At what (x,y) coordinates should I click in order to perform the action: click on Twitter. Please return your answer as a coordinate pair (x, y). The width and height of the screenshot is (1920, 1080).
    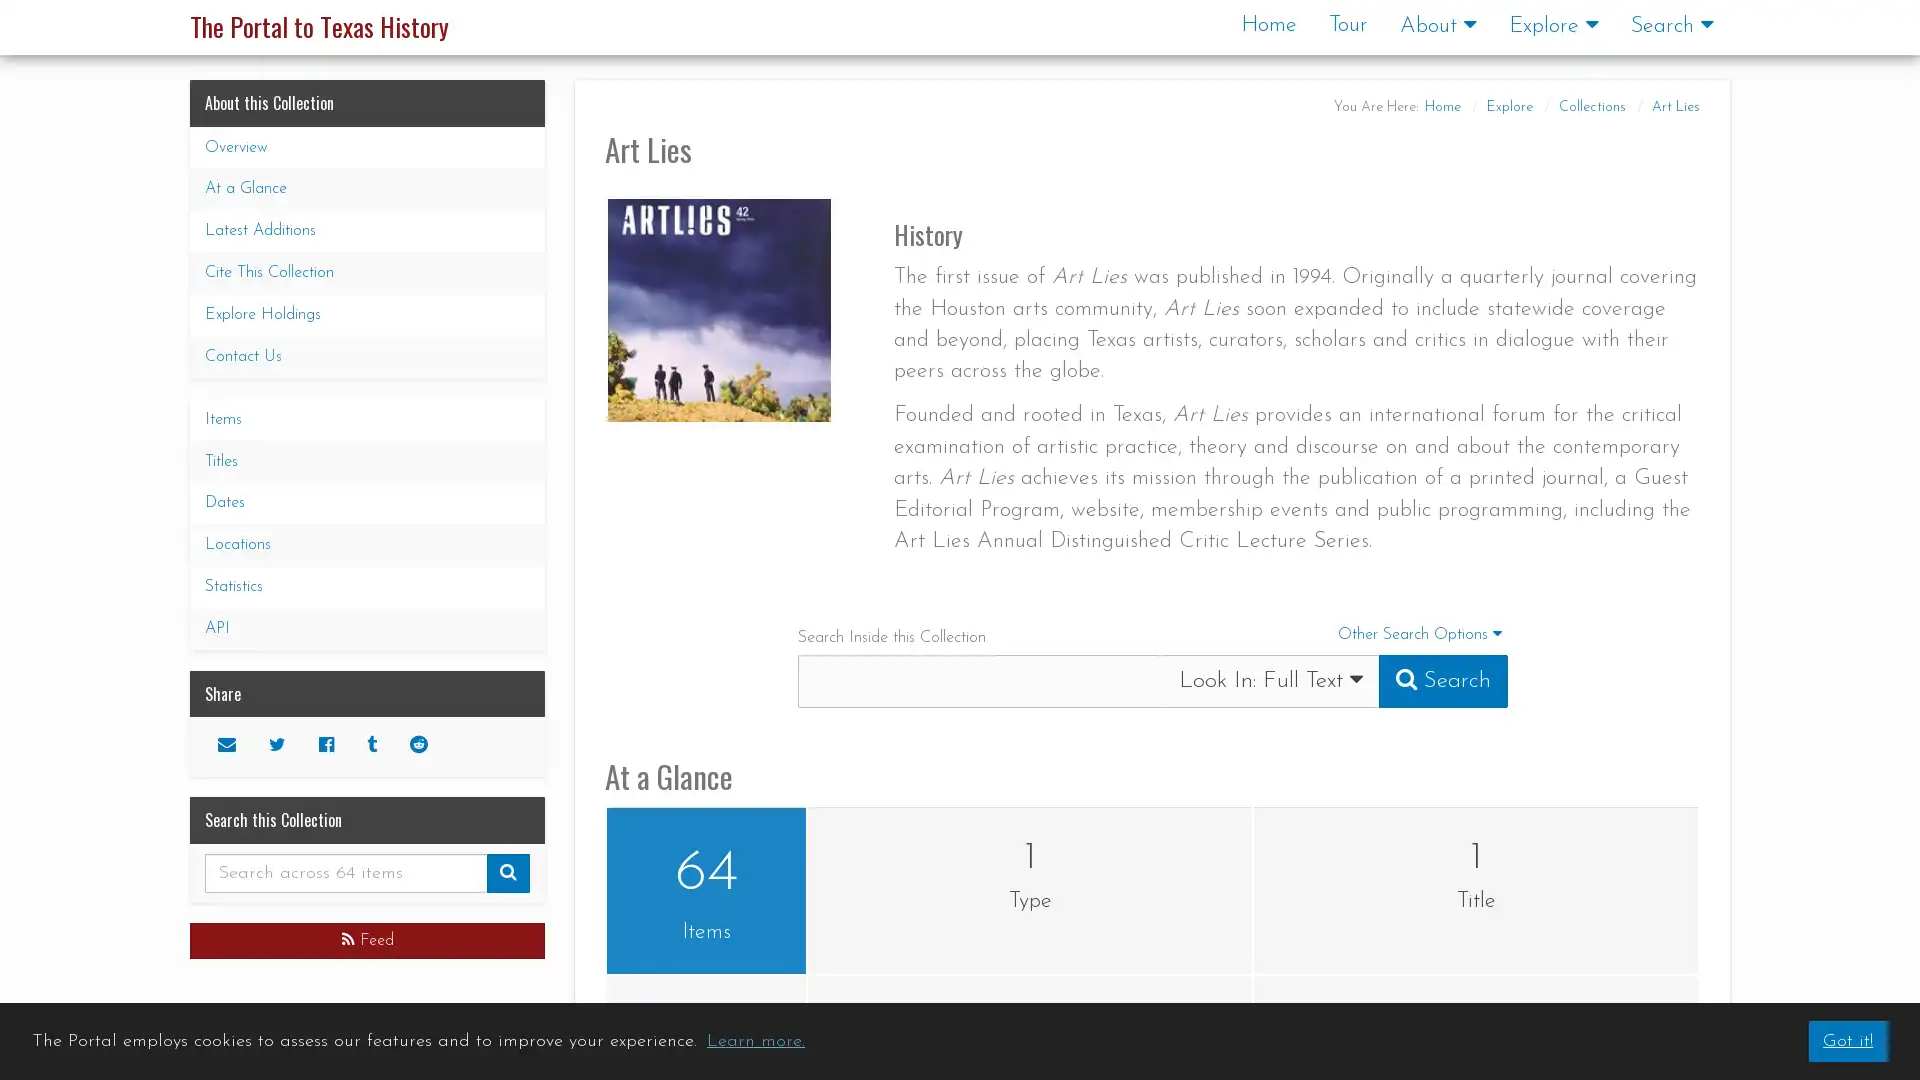
    Looking at the image, I should click on (276, 747).